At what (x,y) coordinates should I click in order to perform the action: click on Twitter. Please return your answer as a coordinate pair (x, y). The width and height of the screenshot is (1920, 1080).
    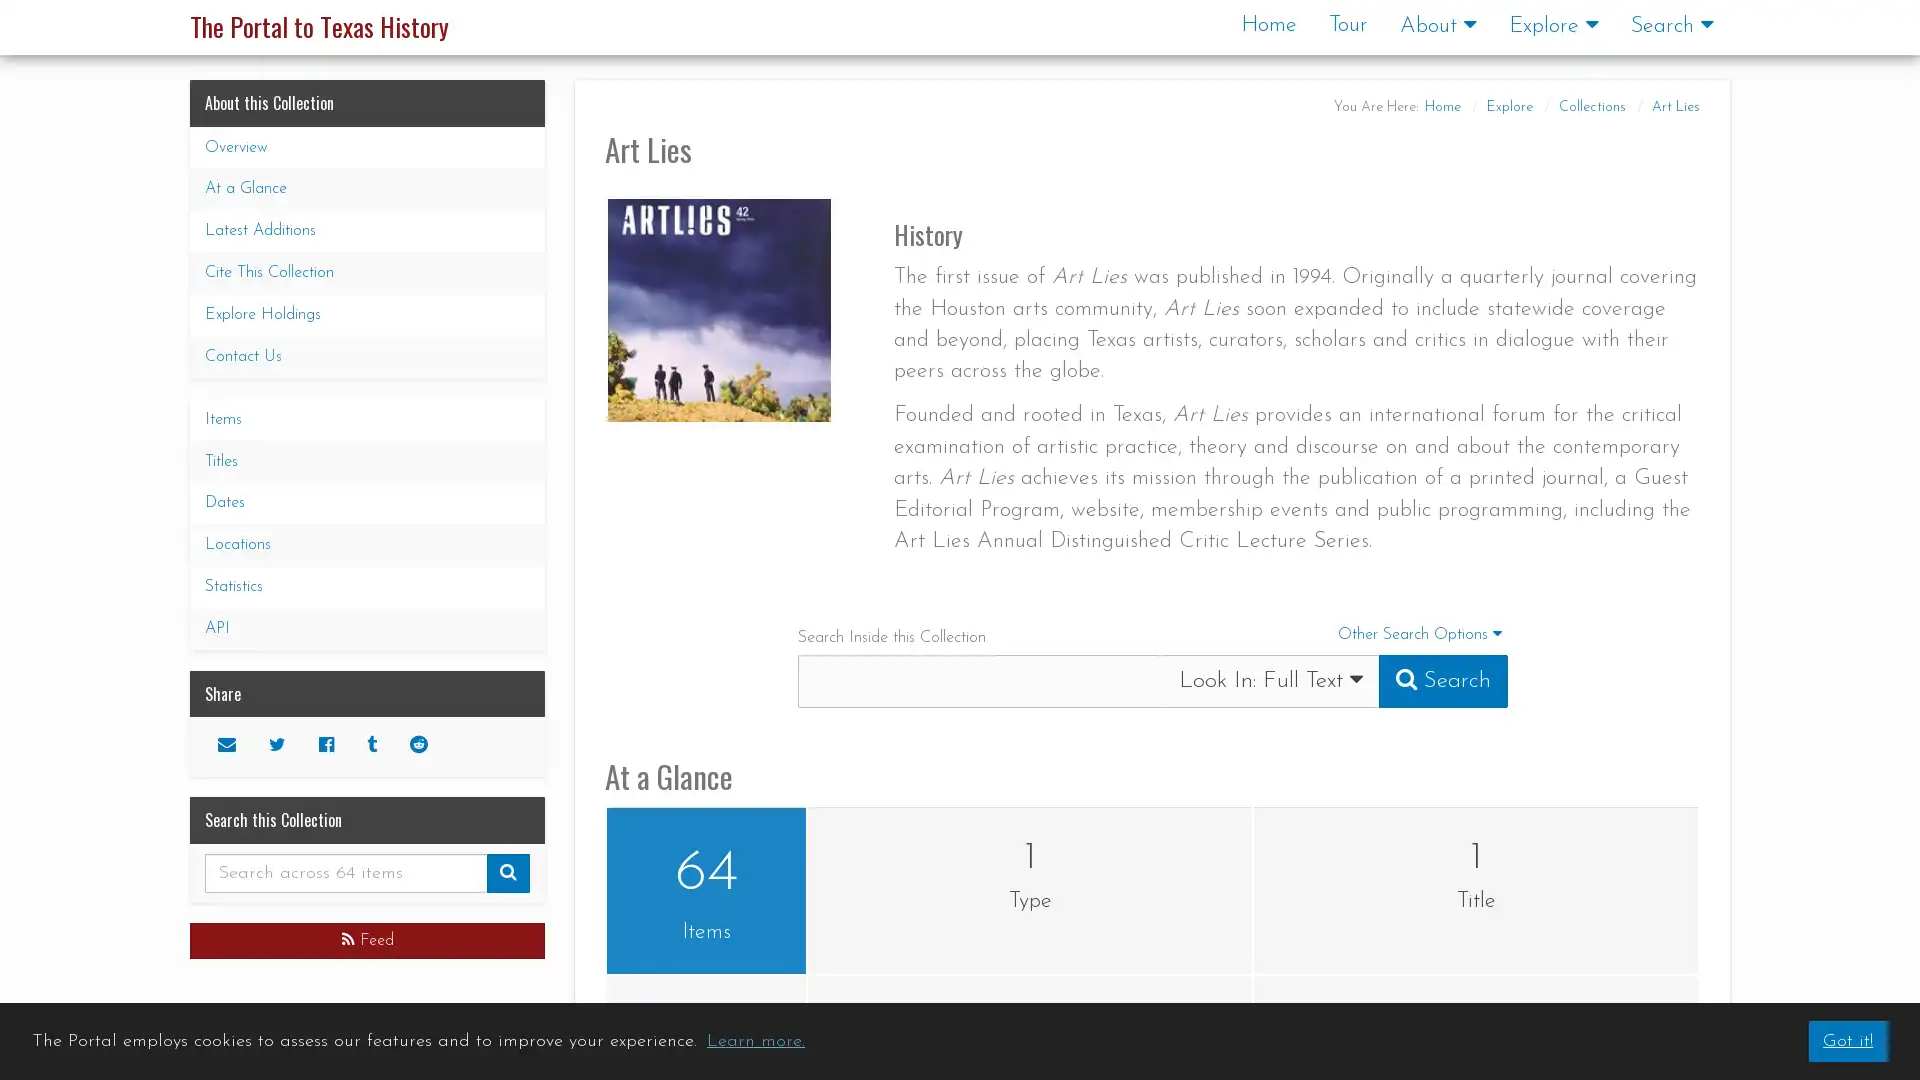
    Looking at the image, I should click on (276, 747).